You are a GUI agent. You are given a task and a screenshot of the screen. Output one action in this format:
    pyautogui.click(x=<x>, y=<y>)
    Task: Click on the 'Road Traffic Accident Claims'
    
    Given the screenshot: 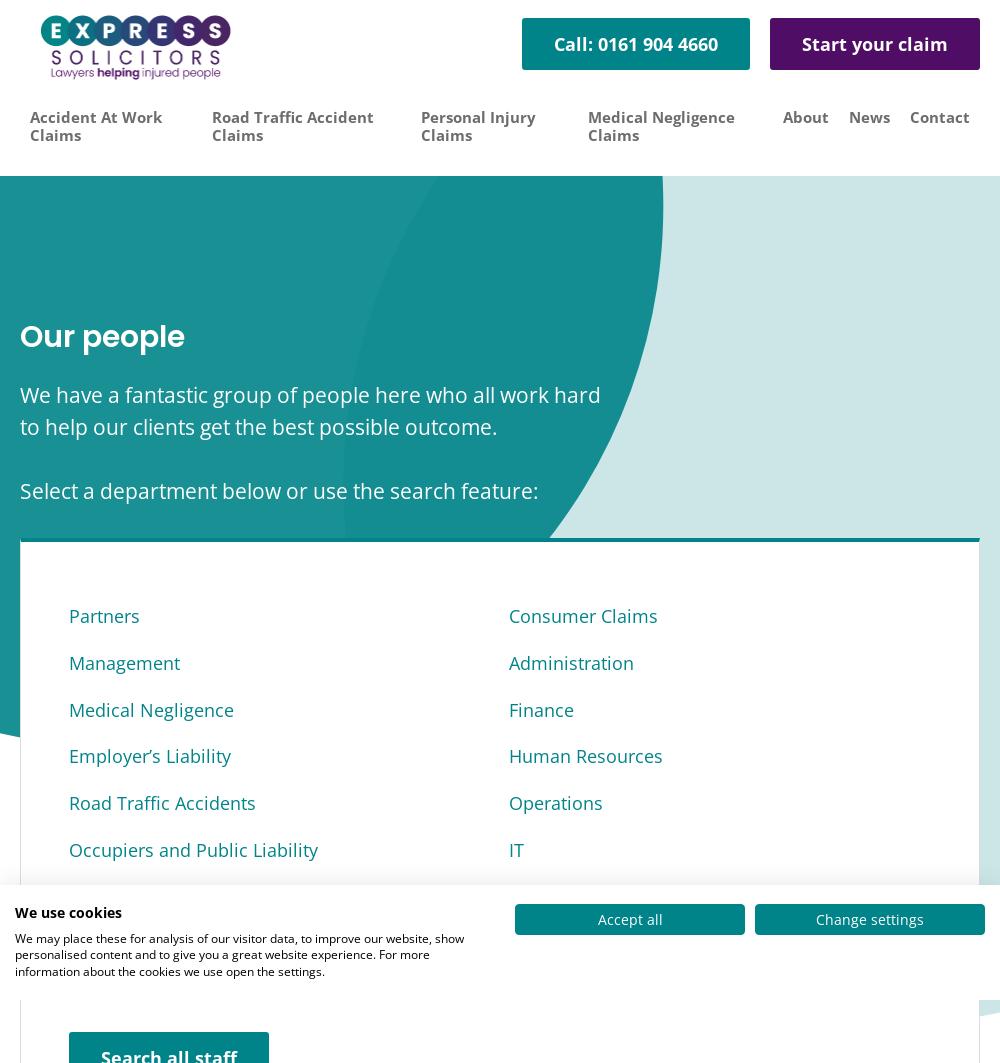 What is the action you would take?
    pyautogui.click(x=293, y=125)
    